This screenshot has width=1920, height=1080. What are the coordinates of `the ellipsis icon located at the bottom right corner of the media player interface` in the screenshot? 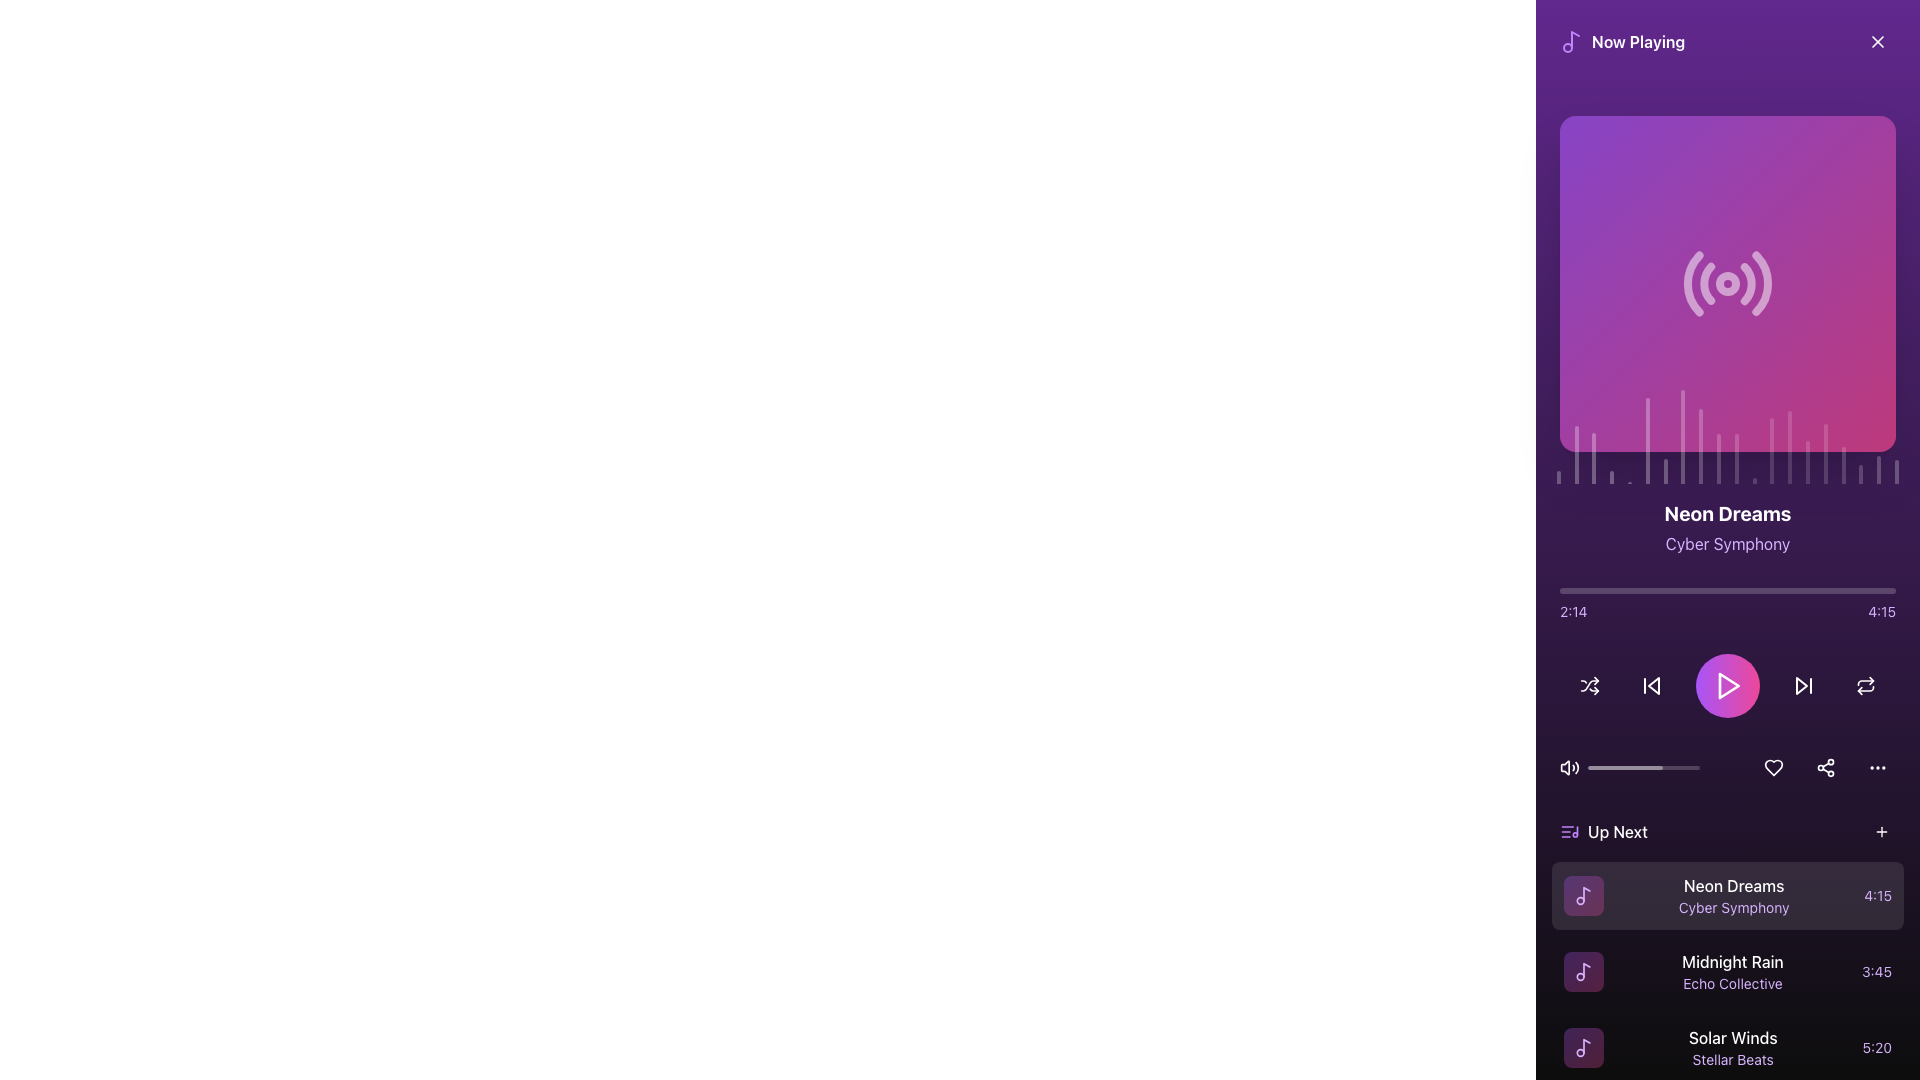 It's located at (1876, 766).